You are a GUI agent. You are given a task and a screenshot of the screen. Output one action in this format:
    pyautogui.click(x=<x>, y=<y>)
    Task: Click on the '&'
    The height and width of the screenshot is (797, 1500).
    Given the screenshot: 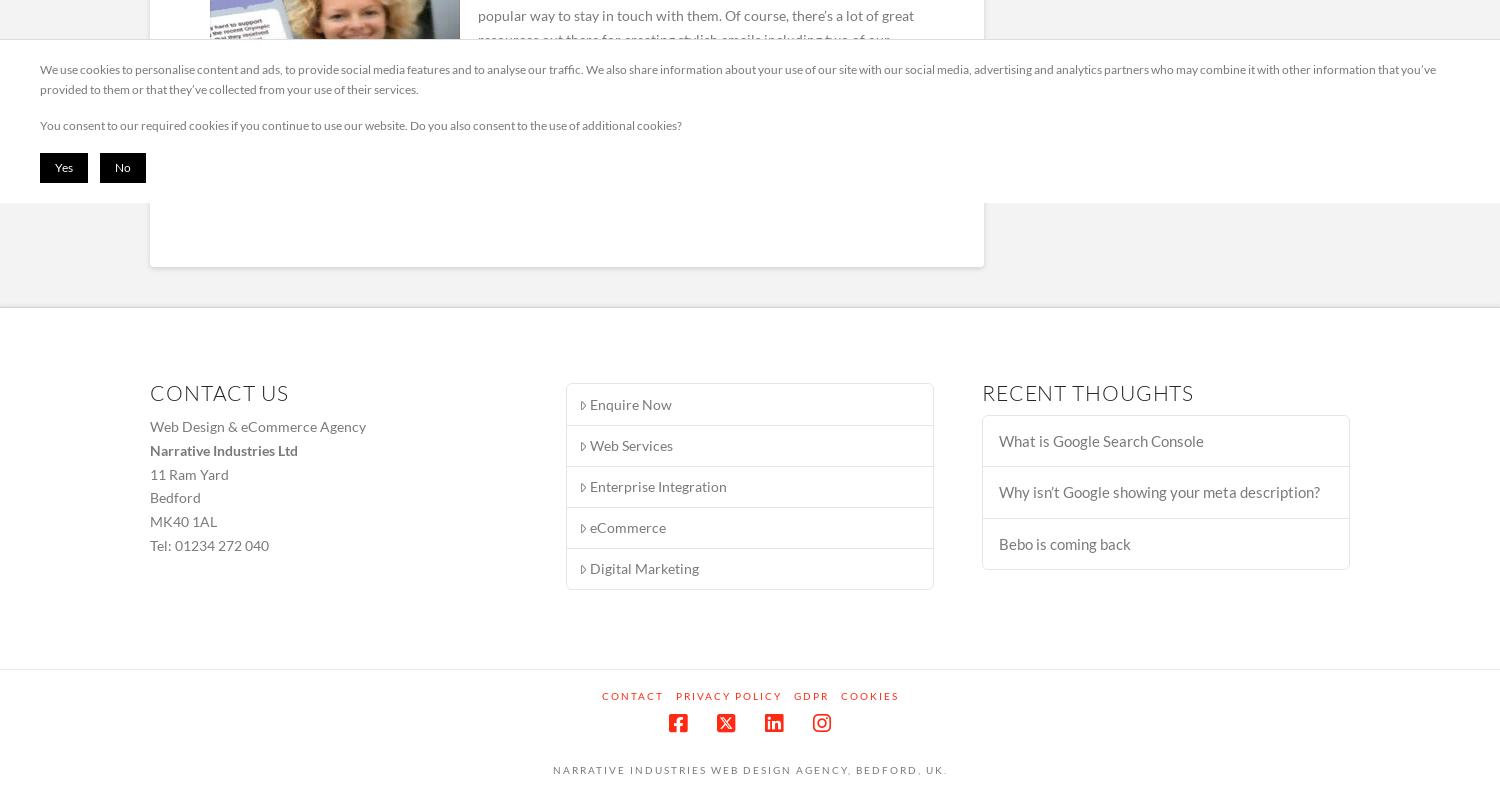 What is the action you would take?
    pyautogui.click(x=625, y=61)
    